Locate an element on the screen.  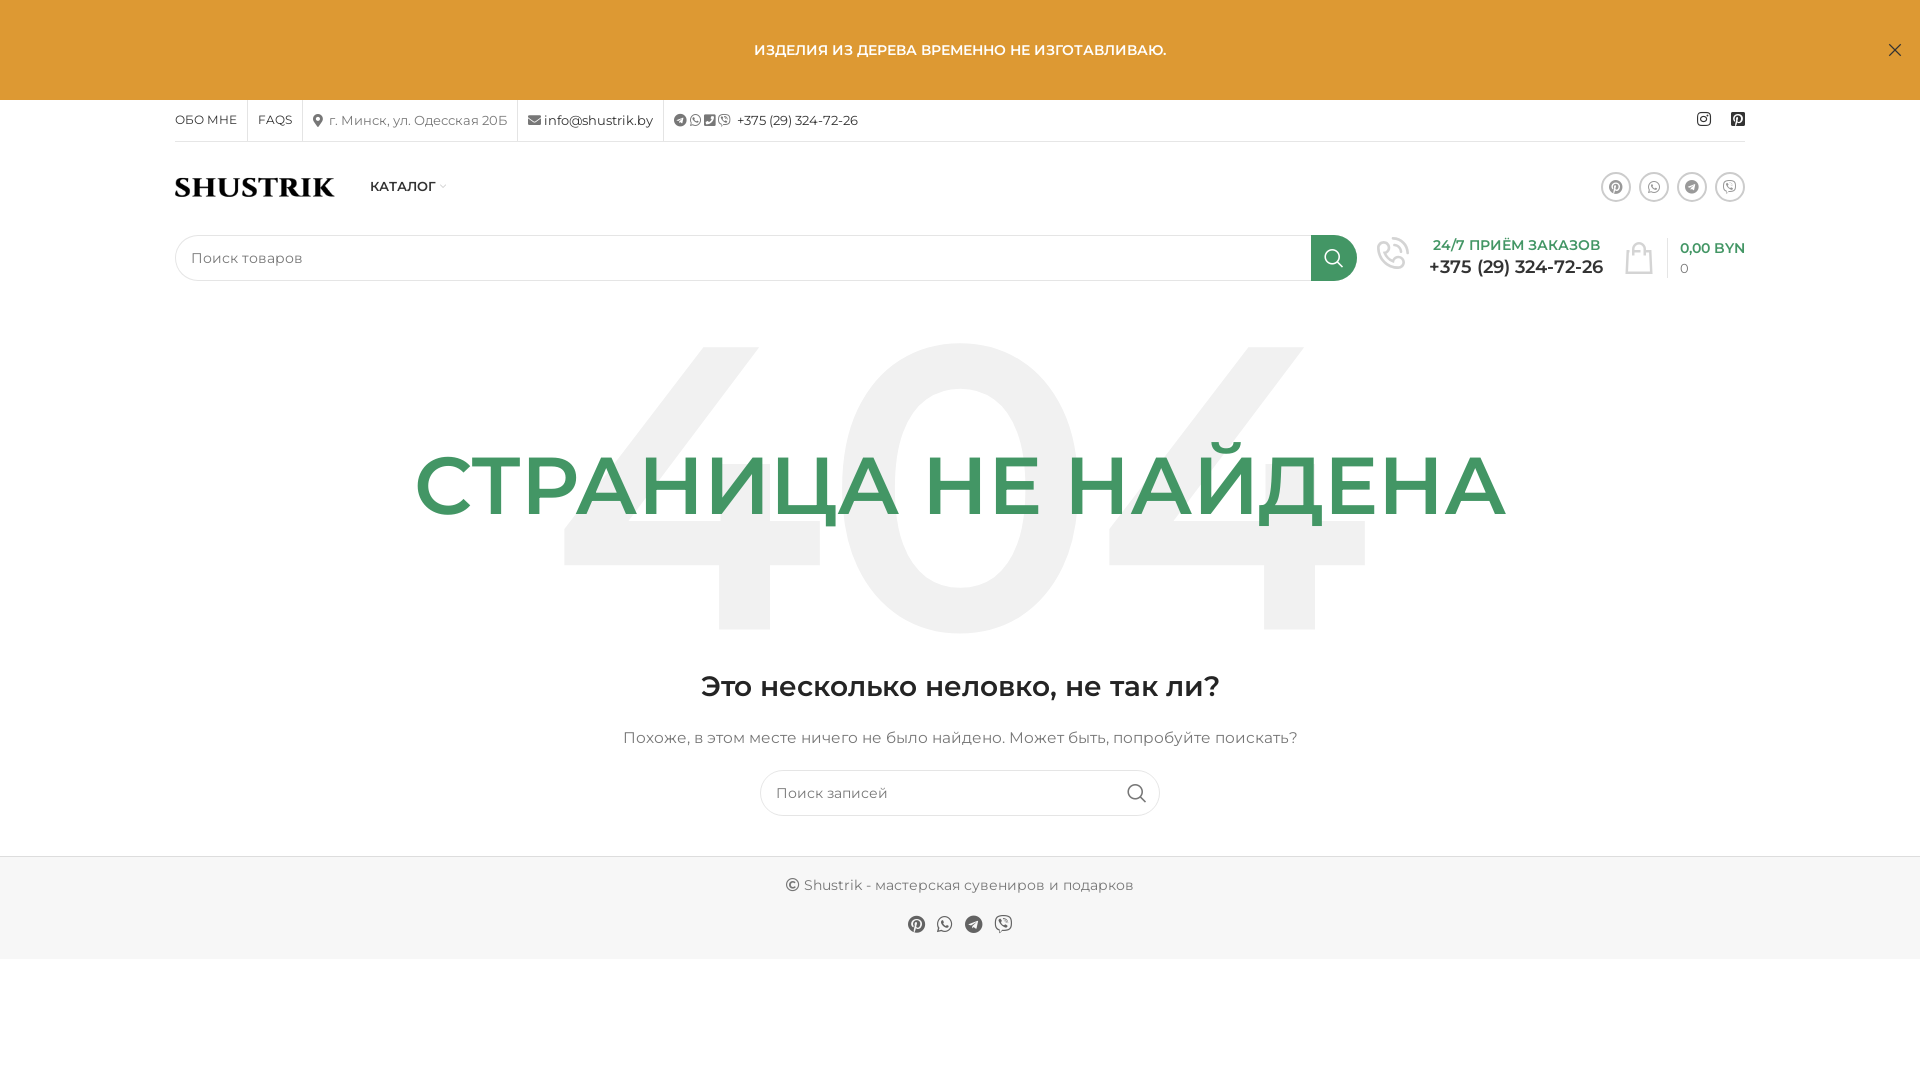
'+375 (29) 324-72-26' is located at coordinates (796, 119).